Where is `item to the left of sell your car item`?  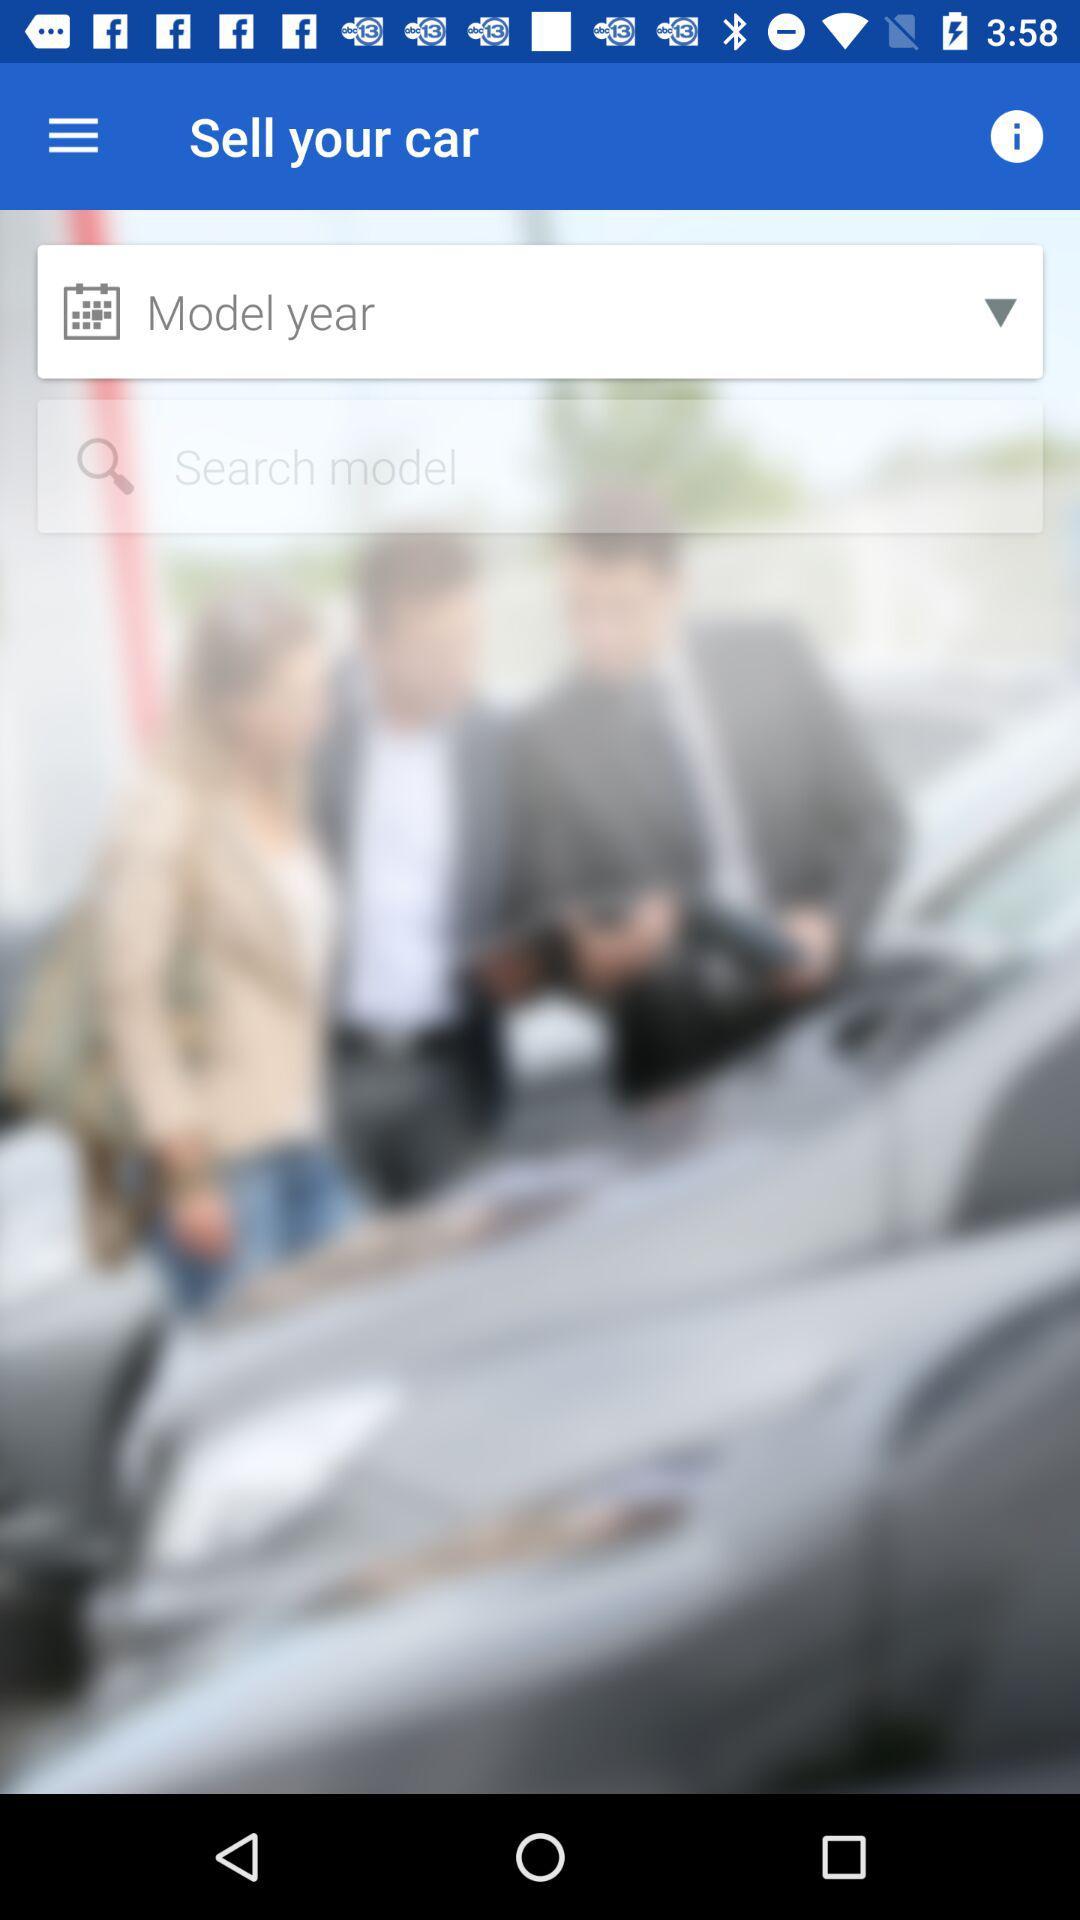
item to the left of sell your car item is located at coordinates (72, 135).